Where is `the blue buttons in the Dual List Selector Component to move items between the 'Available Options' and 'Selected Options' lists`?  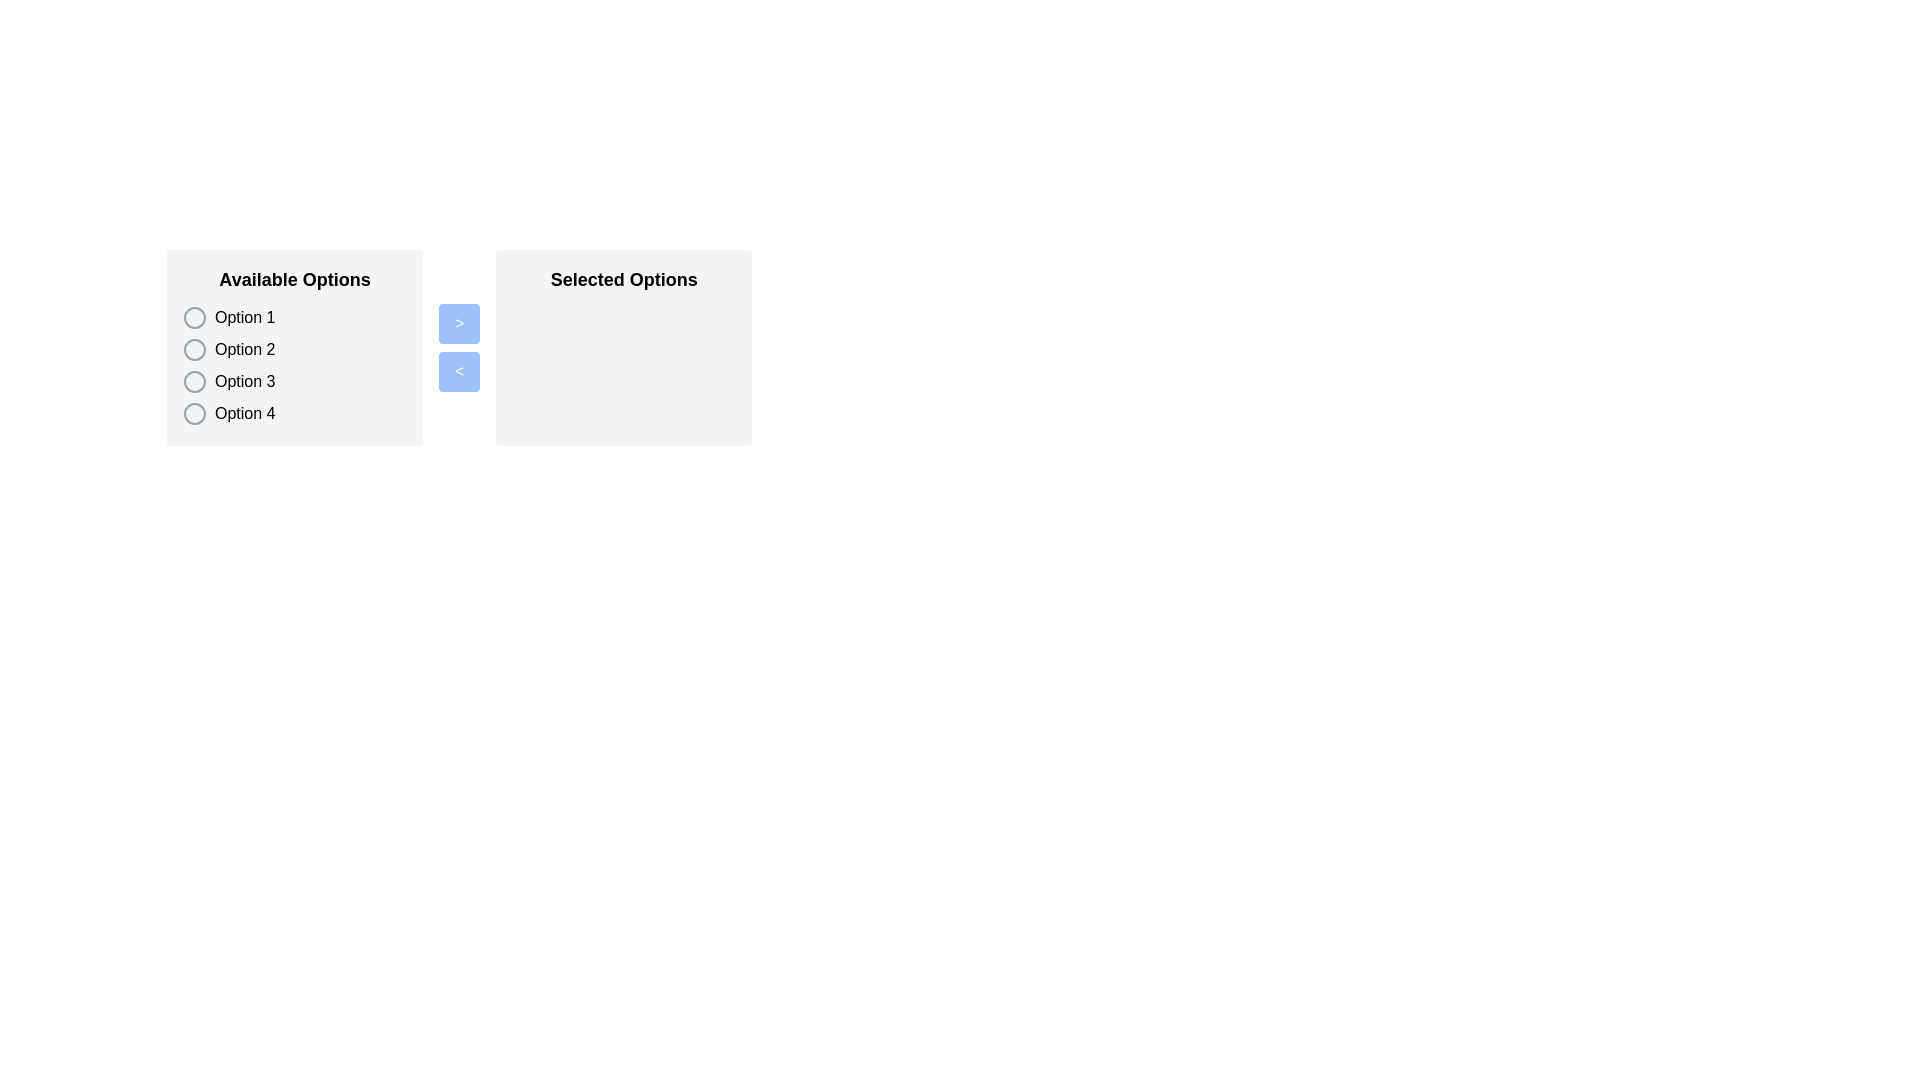 the blue buttons in the Dual List Selector Component to move items between the 'Available Options' and 'Selected Options' lists is located at coordinates (493, 346).